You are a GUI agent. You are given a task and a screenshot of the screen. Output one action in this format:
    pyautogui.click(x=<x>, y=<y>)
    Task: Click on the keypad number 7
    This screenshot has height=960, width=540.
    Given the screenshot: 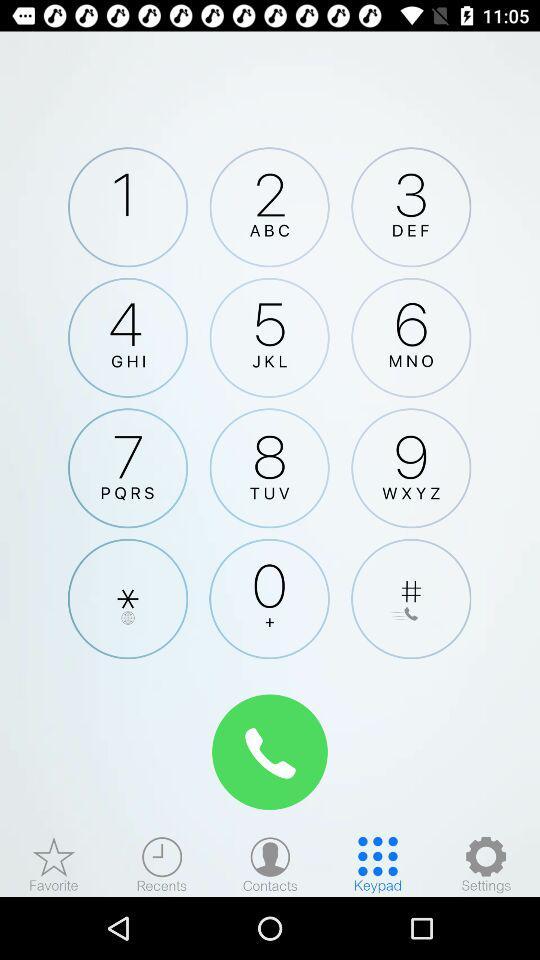 What is the action you would take?
    pyautogui.click(x=128, y=468)
    